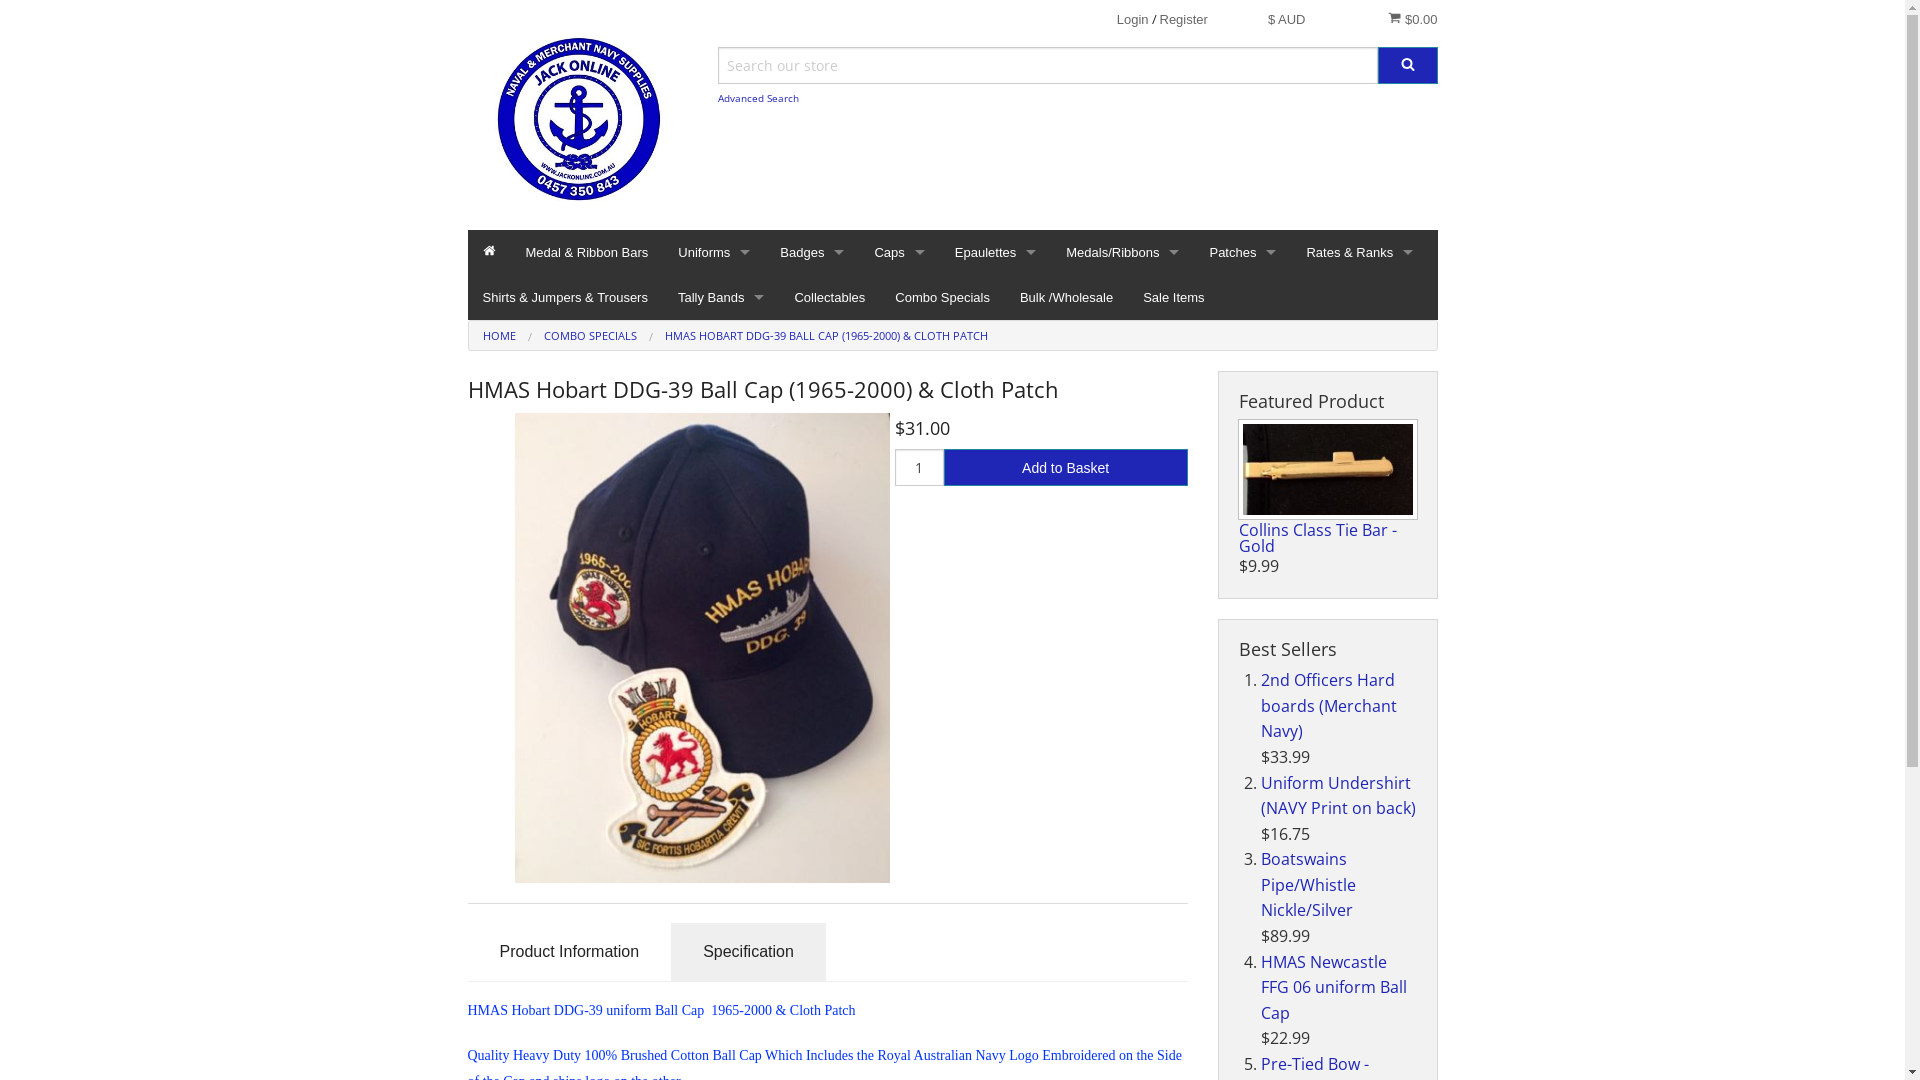 This screenshot has width=1920, height=1080. I want to click on 'Patches', so click(1194, 251).